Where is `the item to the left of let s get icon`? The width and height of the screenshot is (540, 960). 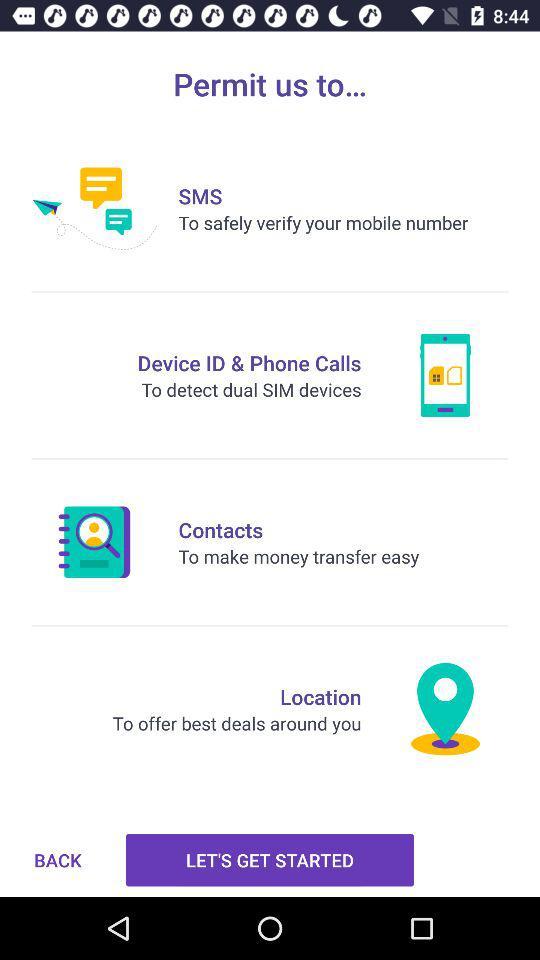
the item to the left of let s get icon is located at coordinates (57, 859).